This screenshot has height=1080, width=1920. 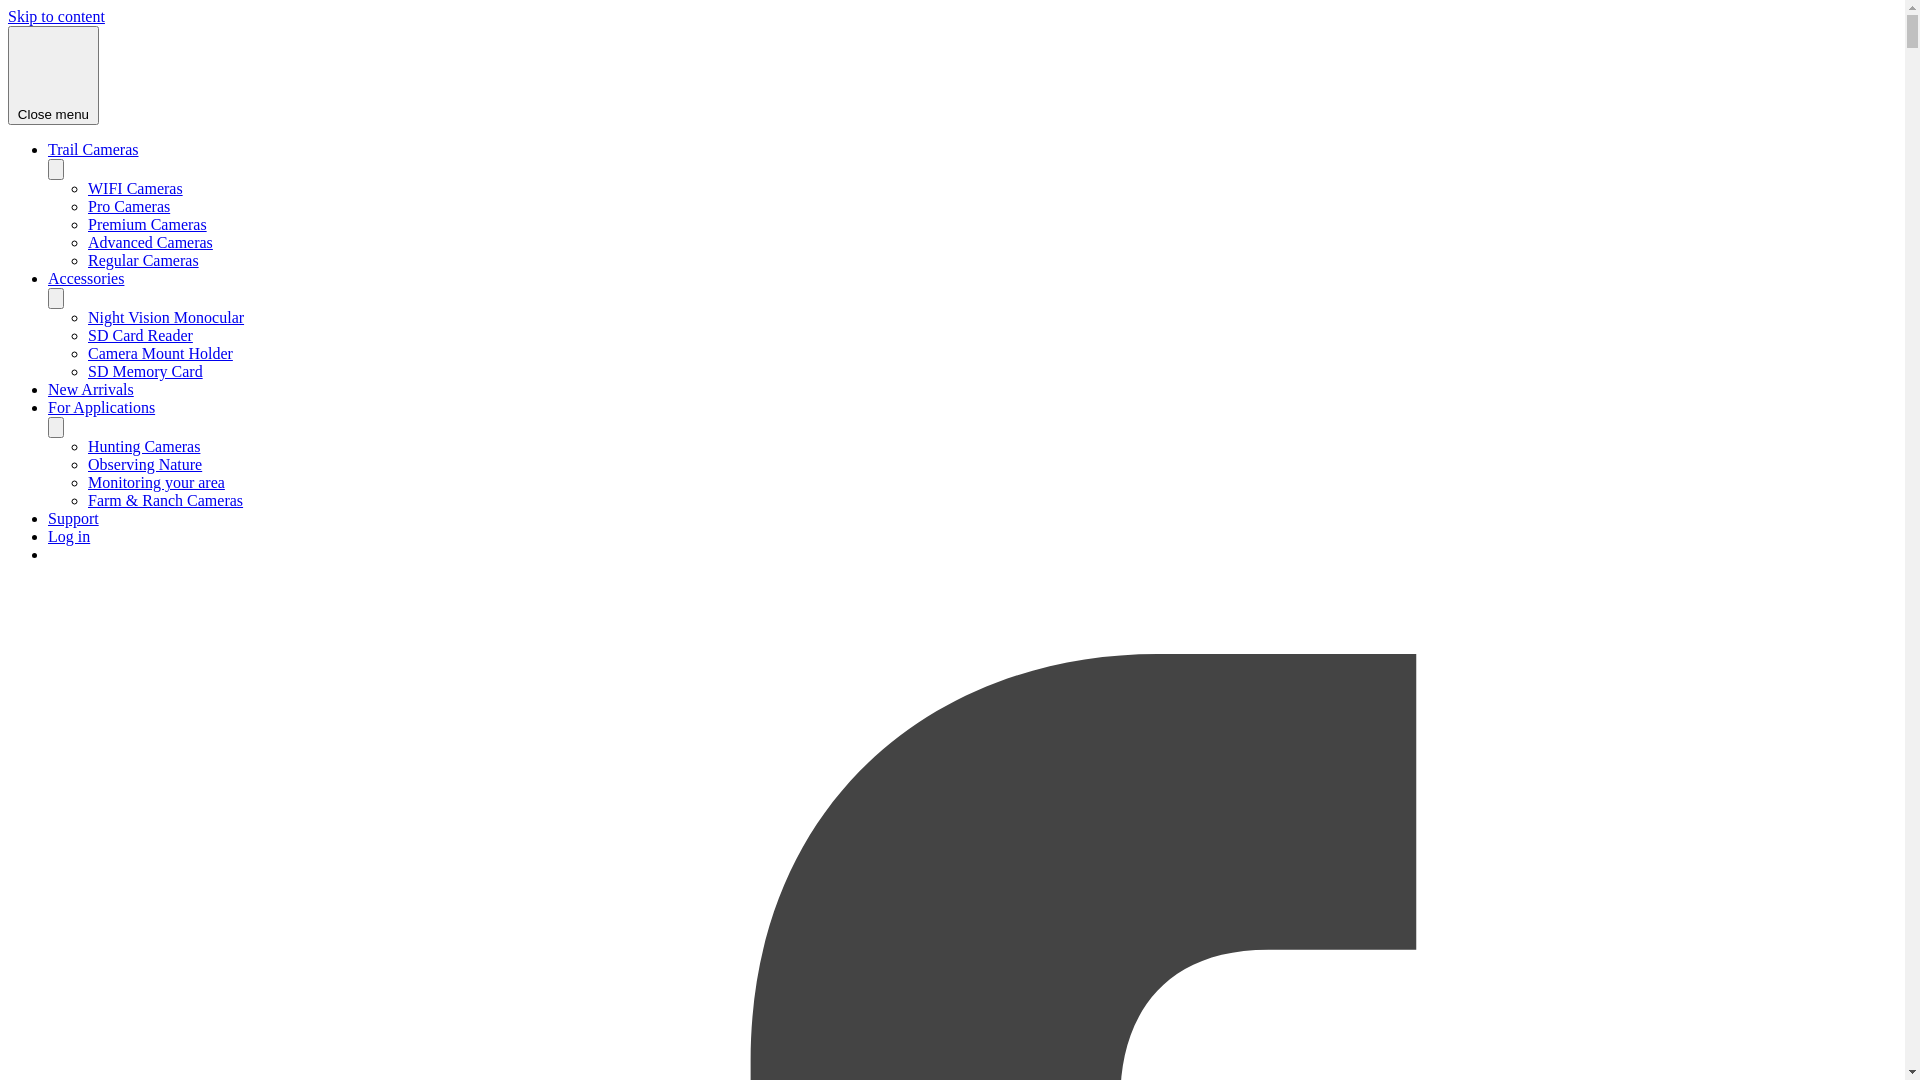 What do you see at coordinates (143, 445) in the screenshot?
I see `'Hunting Cameras'` at bounding box center [143, 445].